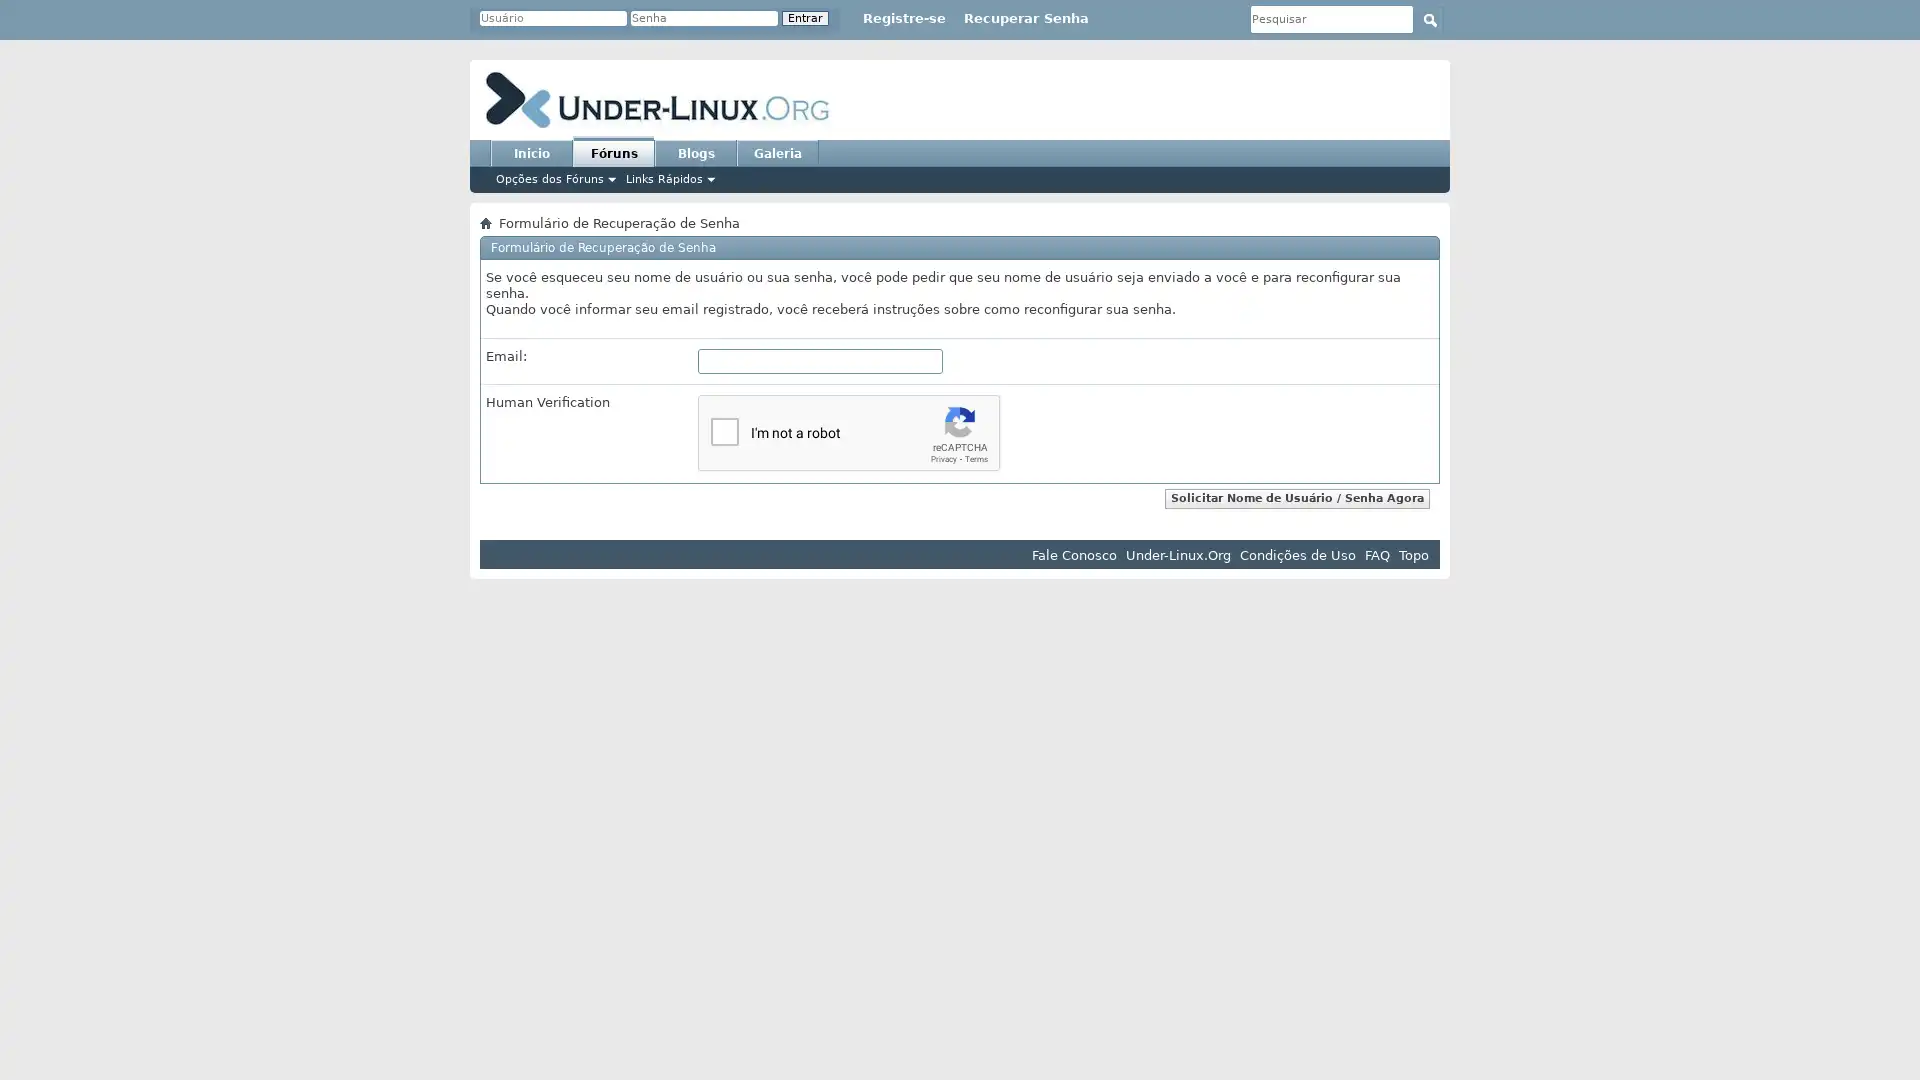 The image size is (1920, 1080). Describe the element at coordinates (1297, 496) in the screenshot. I see `Solicitar Nome de Usuario / Senha Agora` at that location.